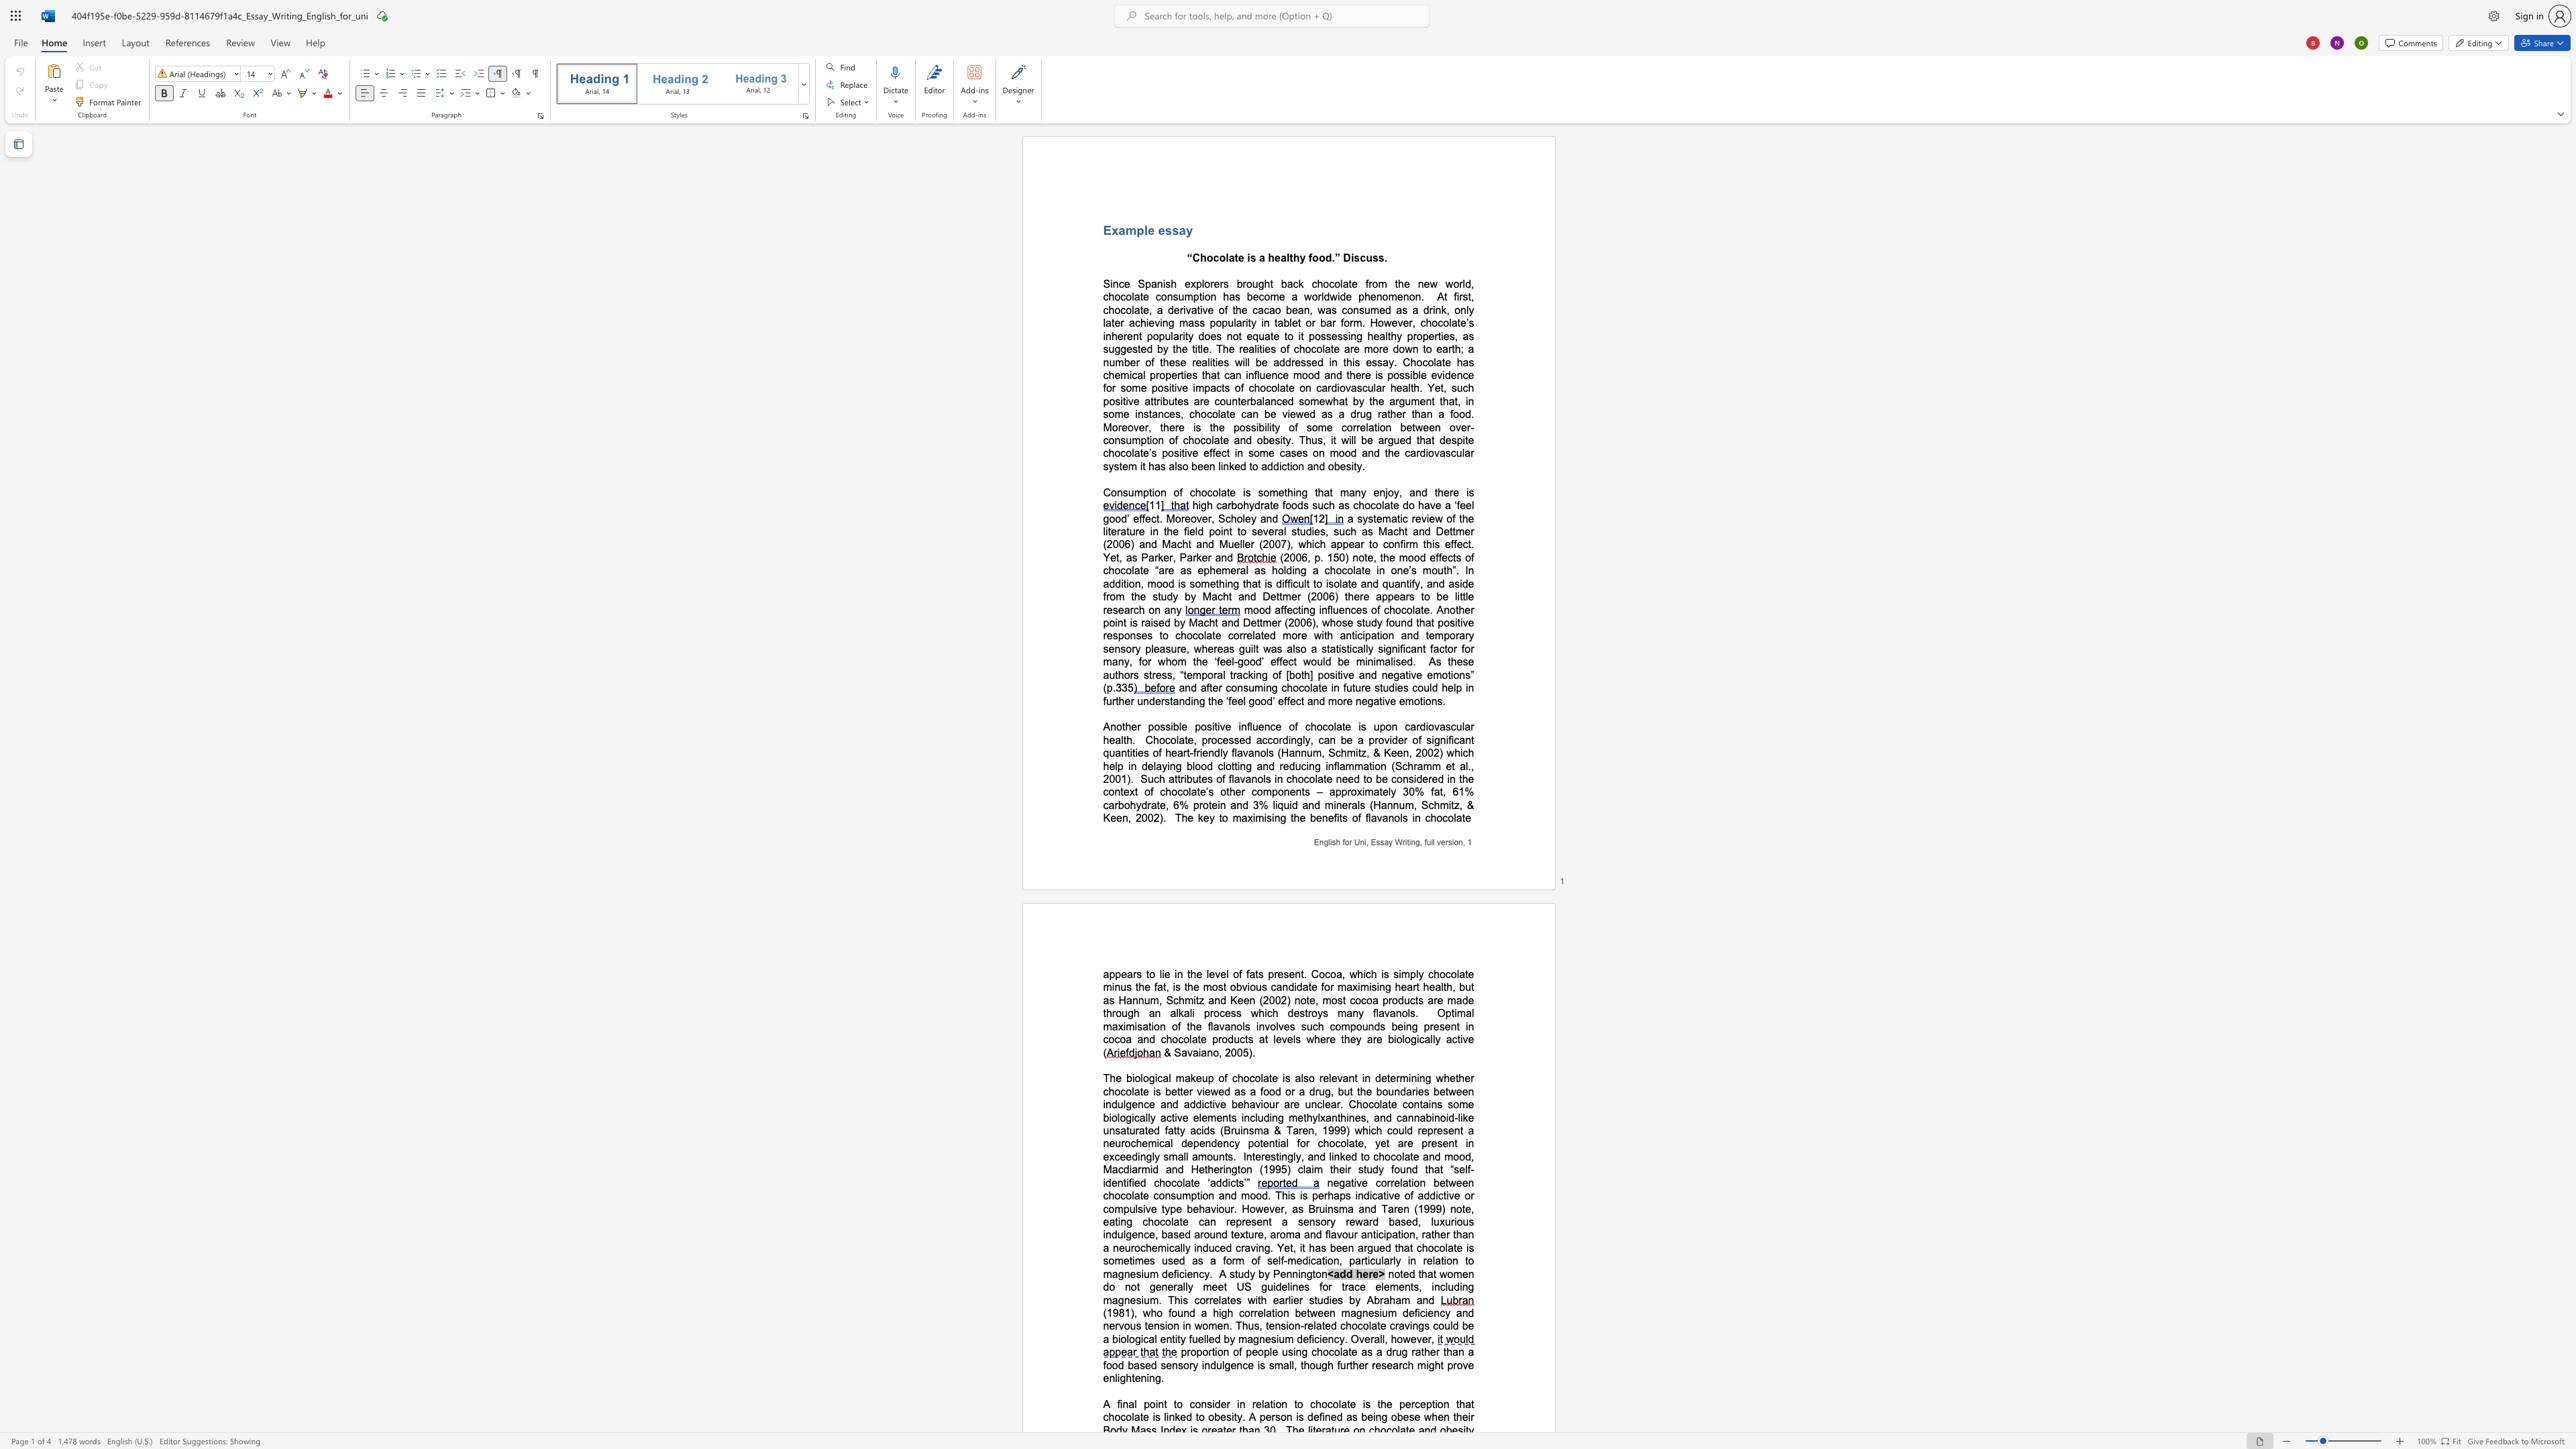 This screenshot has width=2576, height=1449. Describe the element at coordinates (1323, 674) in the screenshot. I see `the subset text "ositive and negative emotions" within the text "As these authors stress, “temporal tracking of [both] positive and negative emotions” (p.335"` at that location.